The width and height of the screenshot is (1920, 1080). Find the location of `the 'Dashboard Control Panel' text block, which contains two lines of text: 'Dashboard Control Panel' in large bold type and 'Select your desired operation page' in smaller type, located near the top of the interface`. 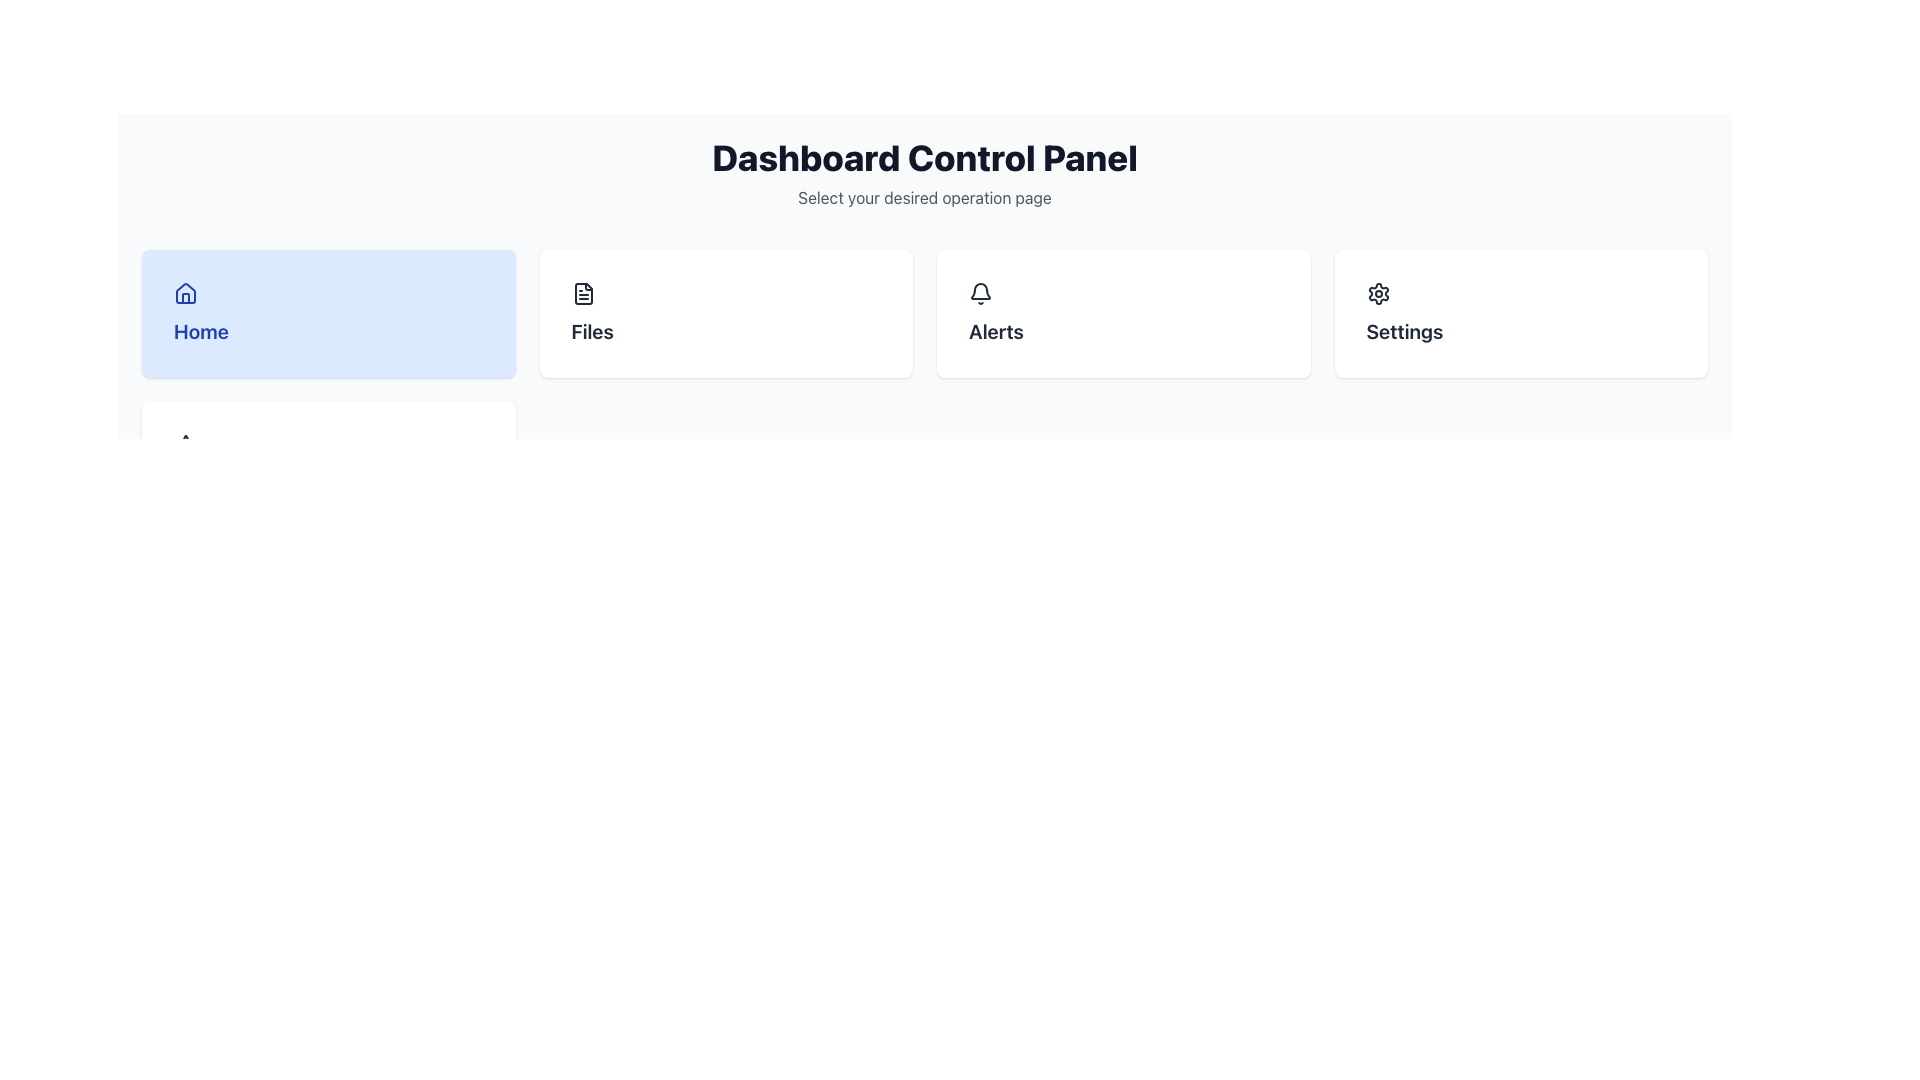

the 'Dashboard Control Panel' text block, which contains two lines of text: 'Dashboard Control Panel' in large bold type and 'Select your desired operation page' in smaller type, located near the top of the interface is located at coordinates (924, 172).